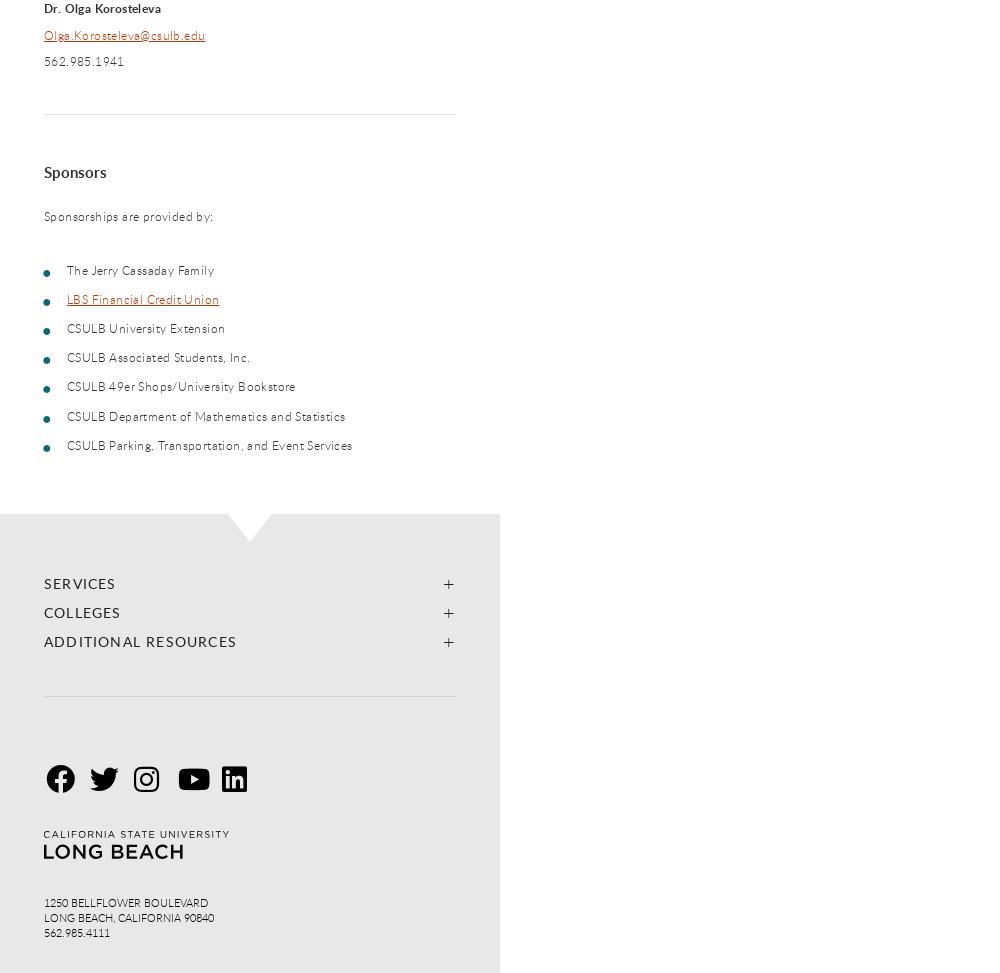 This screenshot has height=973, width=1000. I want to click on '562.985.1941', so click(83, 60).